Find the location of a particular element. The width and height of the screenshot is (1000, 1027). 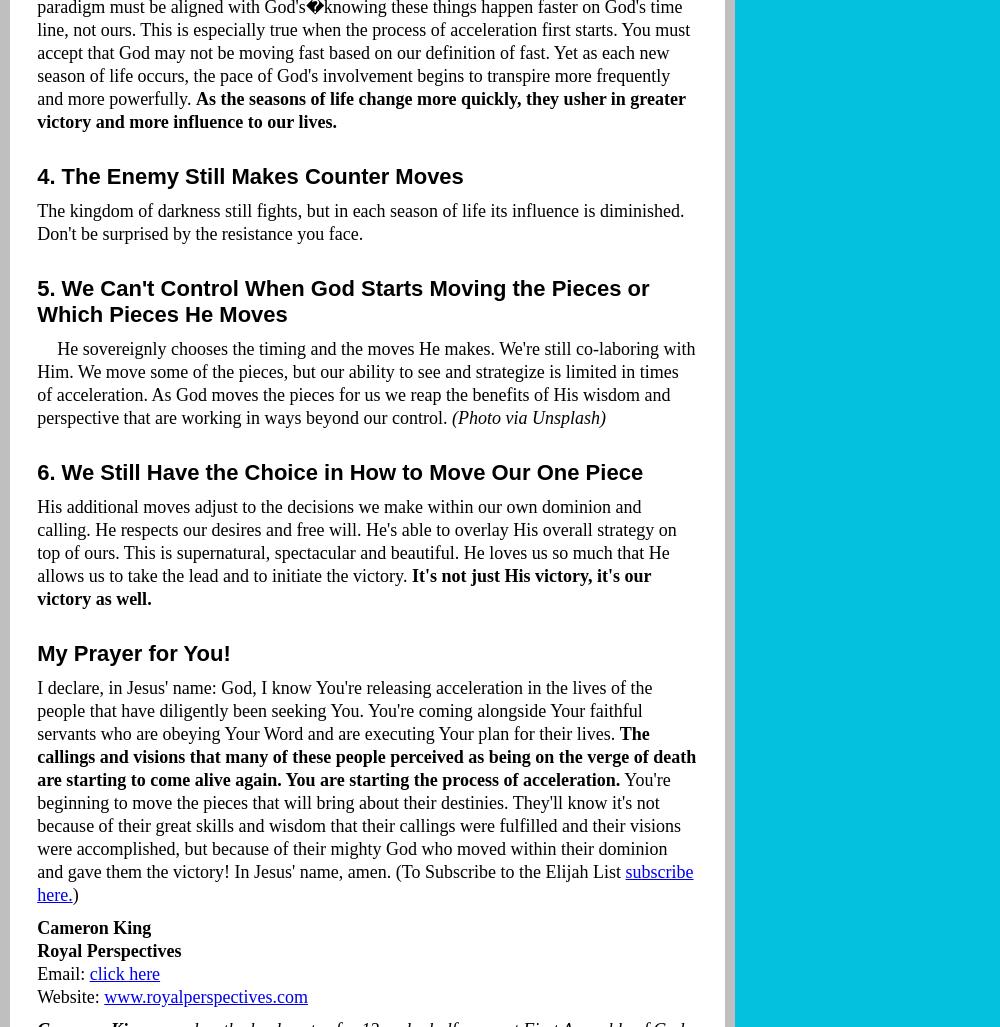

'You're beginning to move the pieces that will bring about their destinies.  They'll know it's not because of their great skills and wisdom that their callings were fulfilled and their visions were accomplished, but because of their mighty God who moved within their dominion and gave them the victory! In Jesus' name, amen. (To Subscribe to the Elijah List' is located at coordinates (357, 826).